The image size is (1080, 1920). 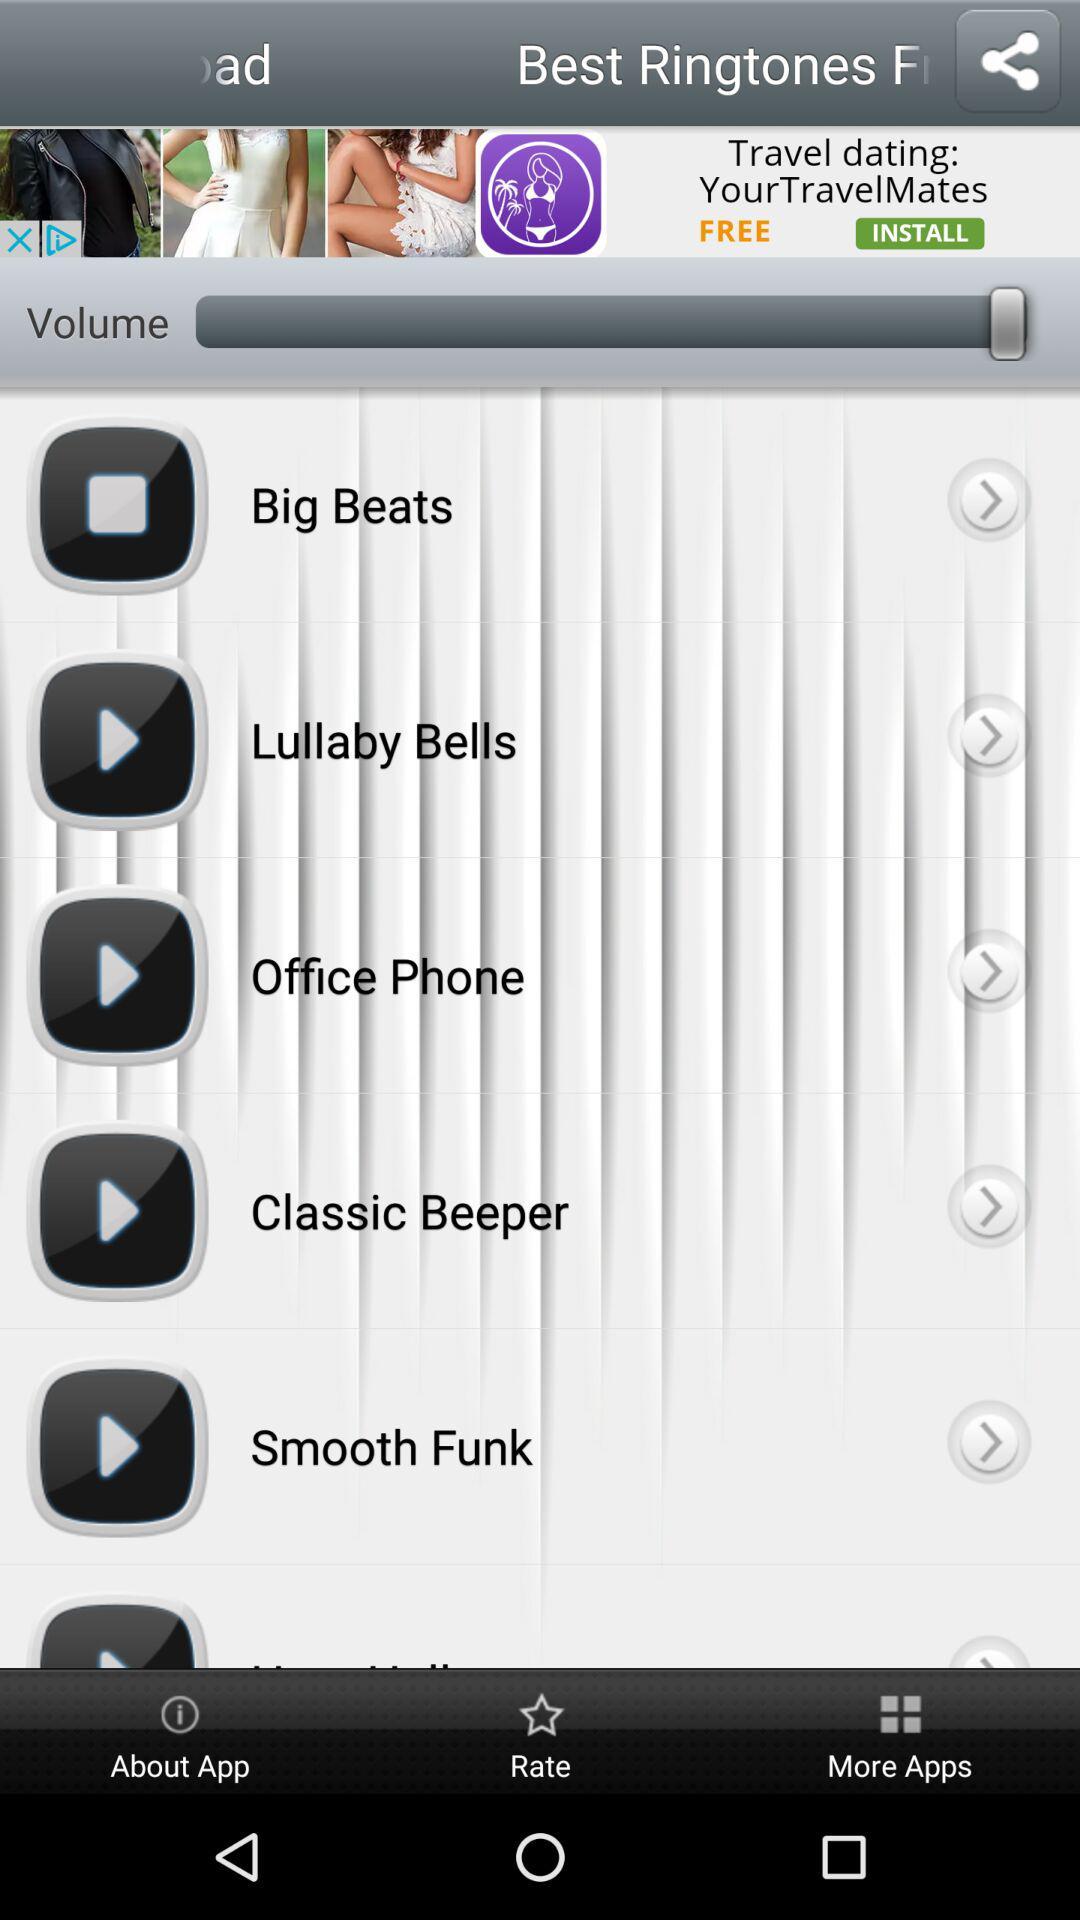 What do you see at coordinates (987, 975) in the screenshot?
I see `option` at bounding box center [987, 975].